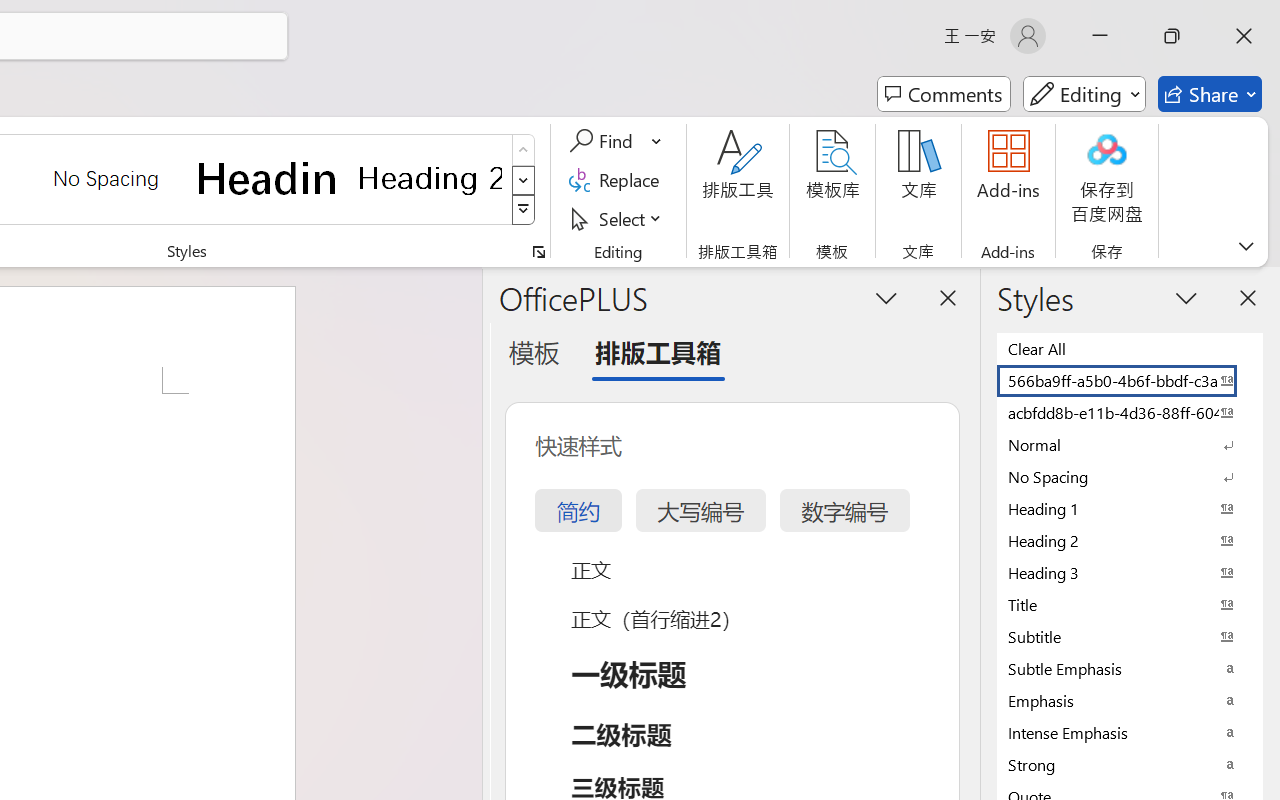  Describe the element at coordinates (943, 94) in the screenshot. I see `'Comments'` at that location.